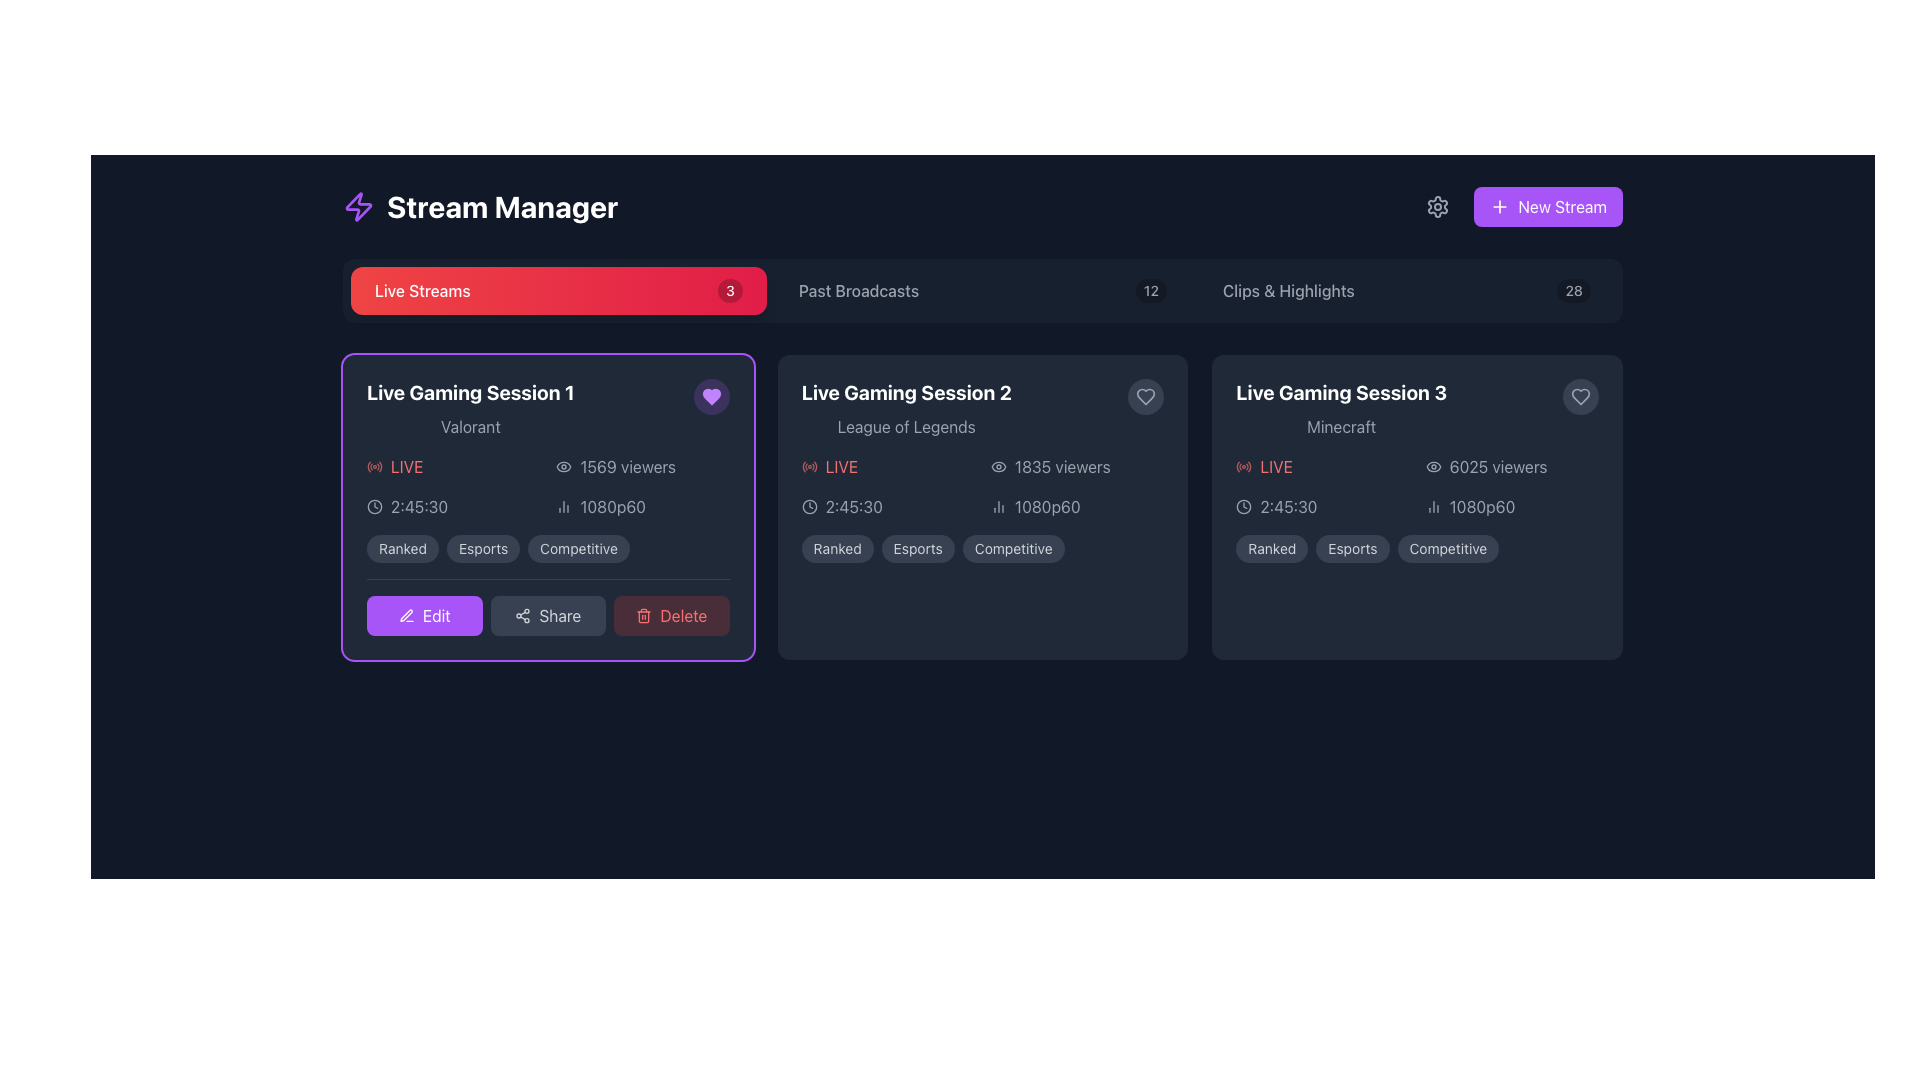 This screenshot has width=1920, height=1080. I want to click on text label 'Esports', which is the second badge in the horizontal list of tags under 'Live Gaming Session 1', so click(483, 548).